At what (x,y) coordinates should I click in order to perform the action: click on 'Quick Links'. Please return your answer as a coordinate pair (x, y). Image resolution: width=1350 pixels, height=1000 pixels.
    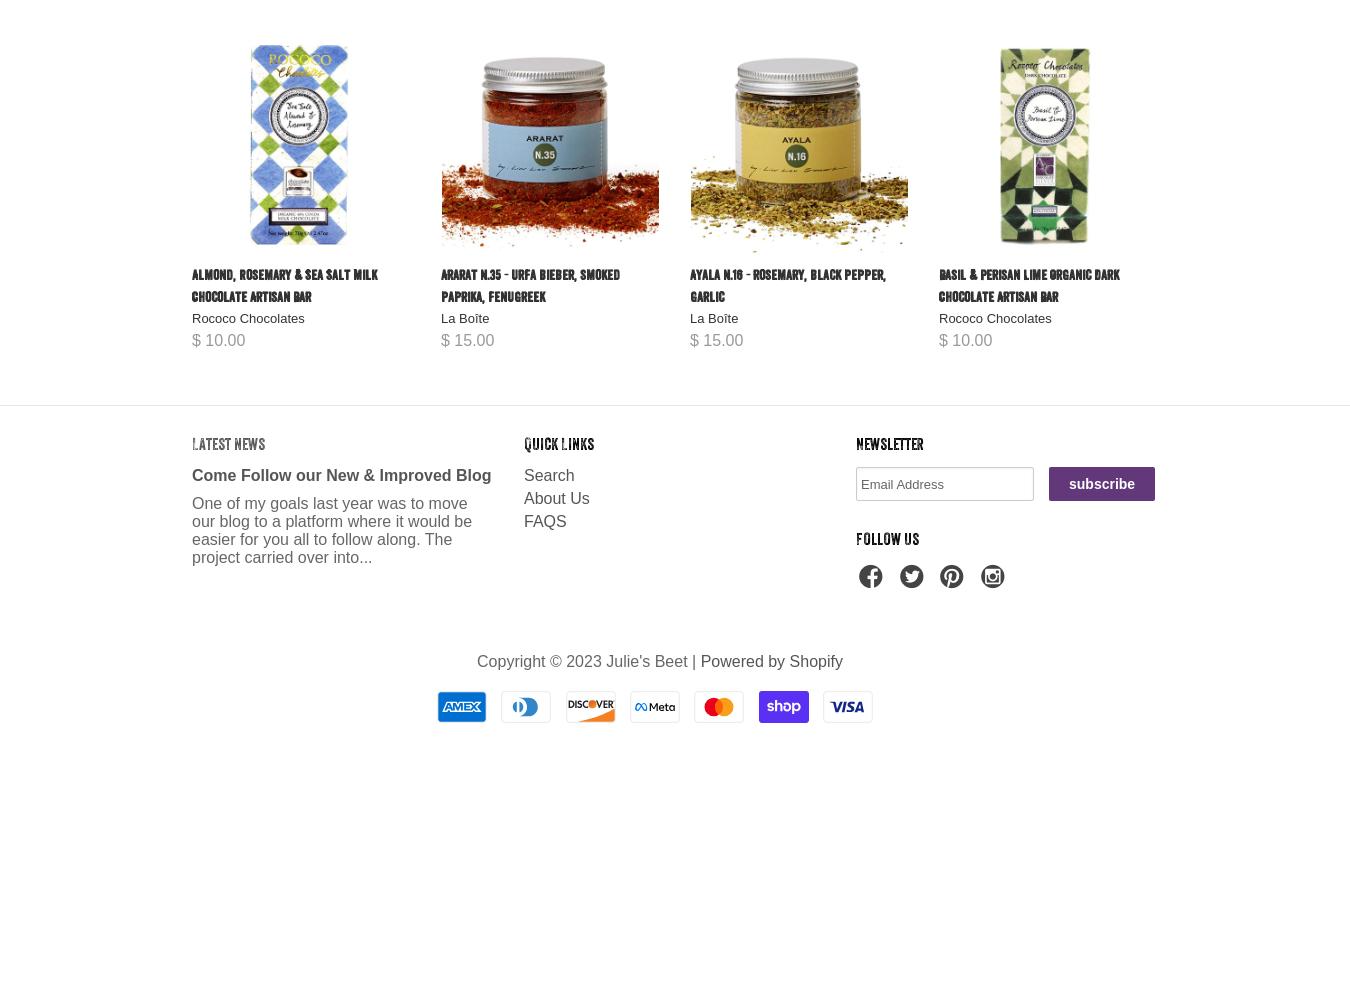
    Looking at the image, I should click on (558, 444).